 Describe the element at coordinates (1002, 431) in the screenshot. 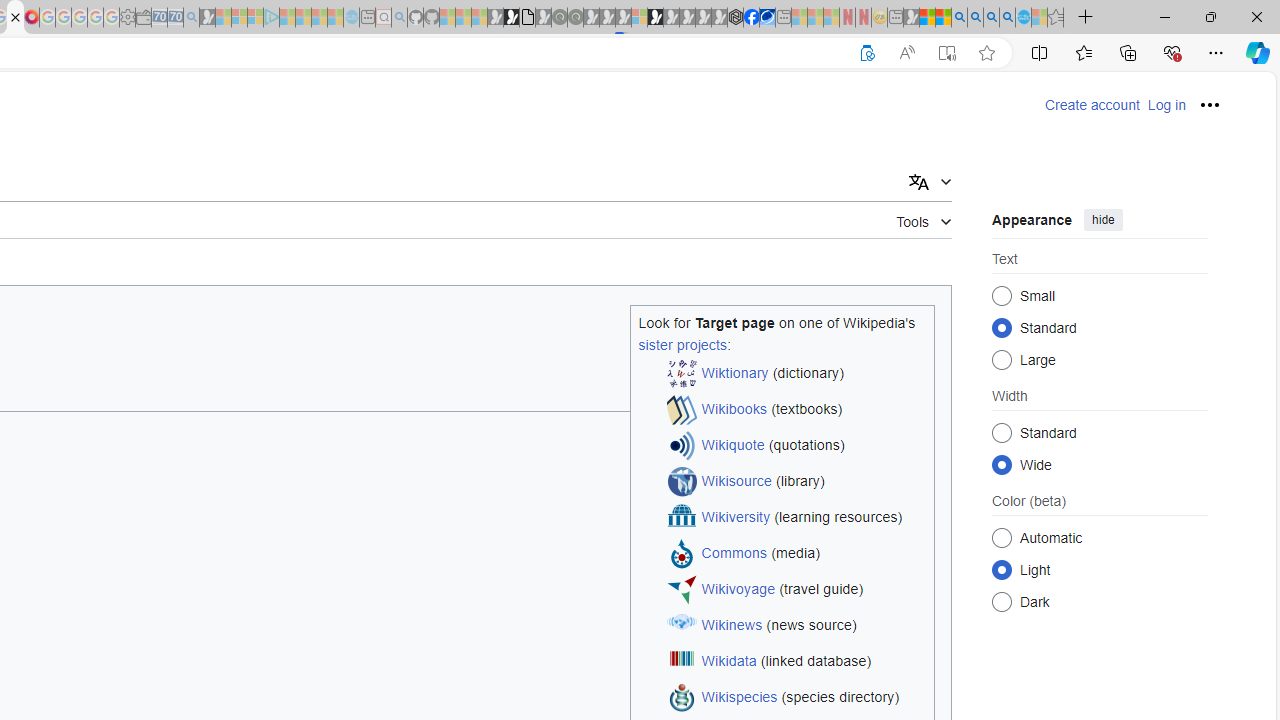

I see `'Standard'` at that location.